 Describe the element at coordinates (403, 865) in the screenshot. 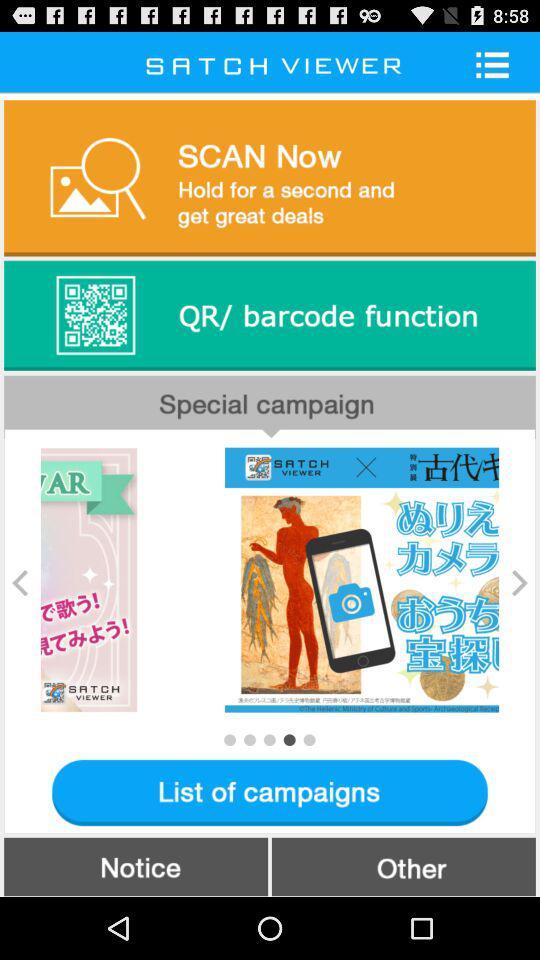

I see `other` at that location.